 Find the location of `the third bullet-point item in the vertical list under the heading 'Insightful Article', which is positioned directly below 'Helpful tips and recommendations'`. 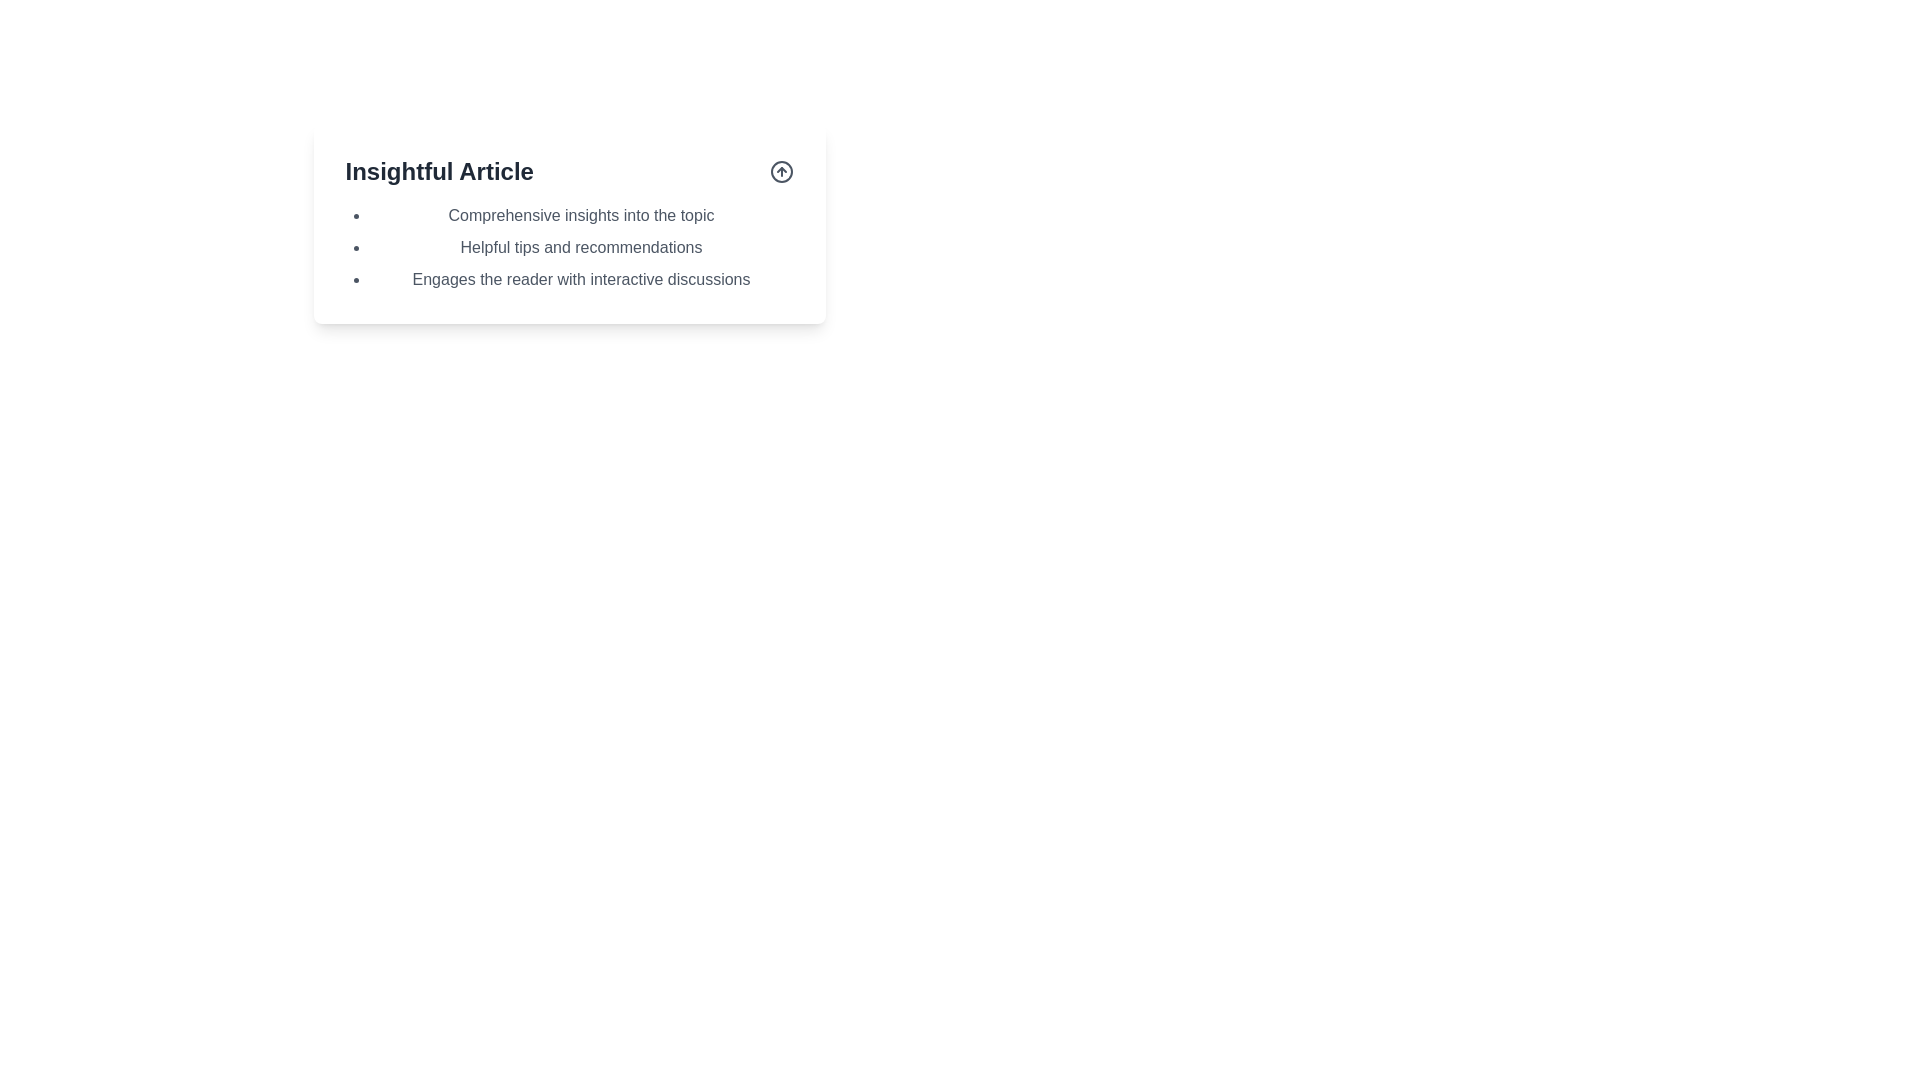

the third bullet-point item in the vertical list under the heading 'Insightful Article', which is positioned directly below 'Helpful tips and recommendations' is located at coordinates (580, 280).